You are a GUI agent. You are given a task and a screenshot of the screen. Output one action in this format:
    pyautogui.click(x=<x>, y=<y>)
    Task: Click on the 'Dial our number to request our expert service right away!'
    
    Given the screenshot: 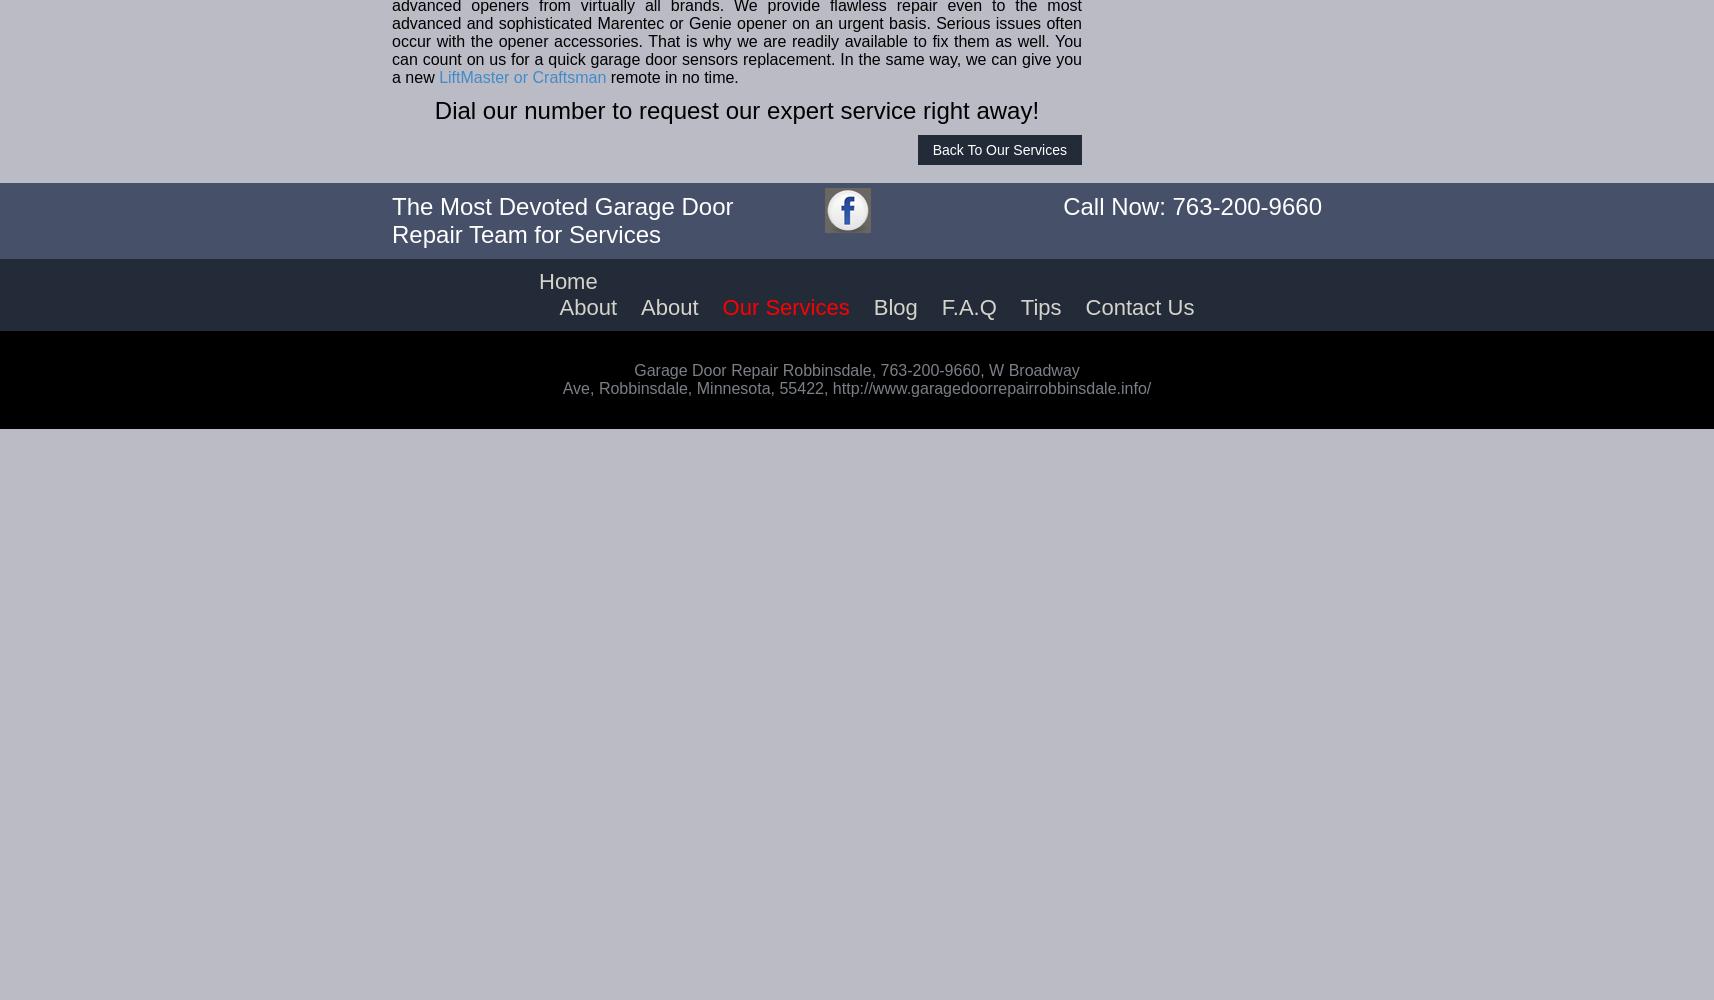 What is the action you would take?
    pyautogui.click(x=736, y=109)
    